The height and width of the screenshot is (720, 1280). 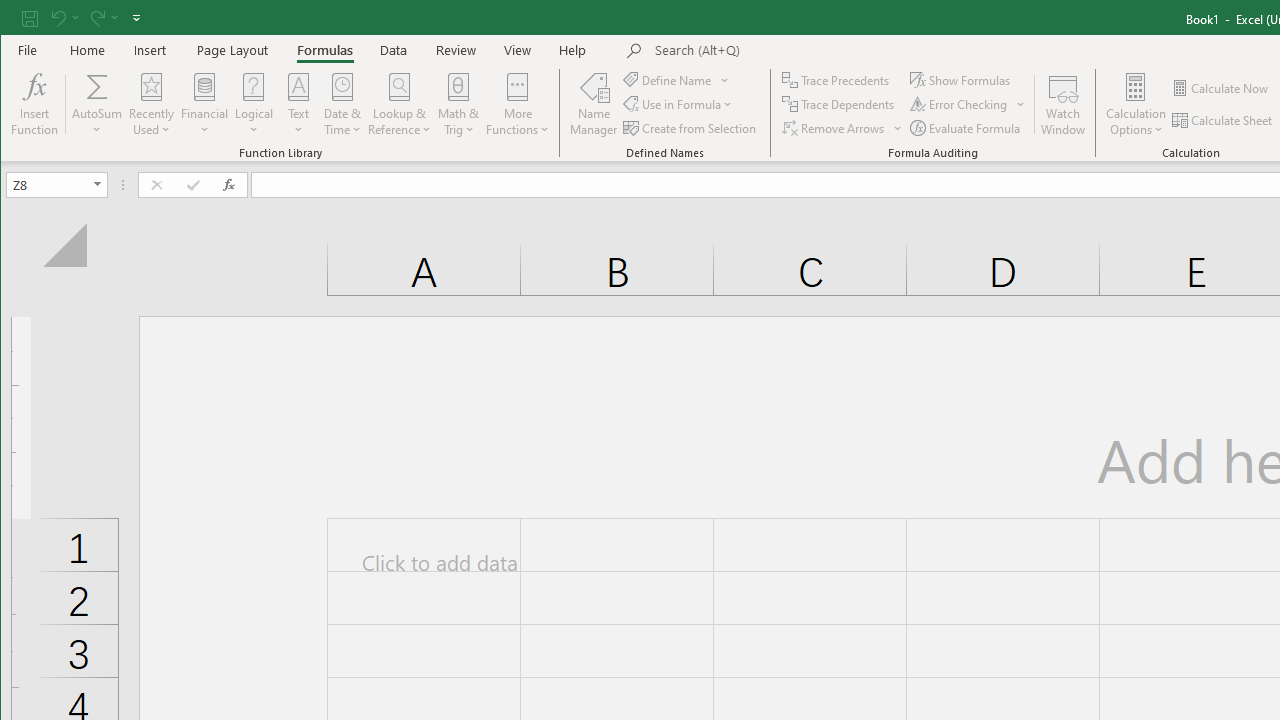 I want to click on 'Calculation Options', so click(x=1136, y=104).